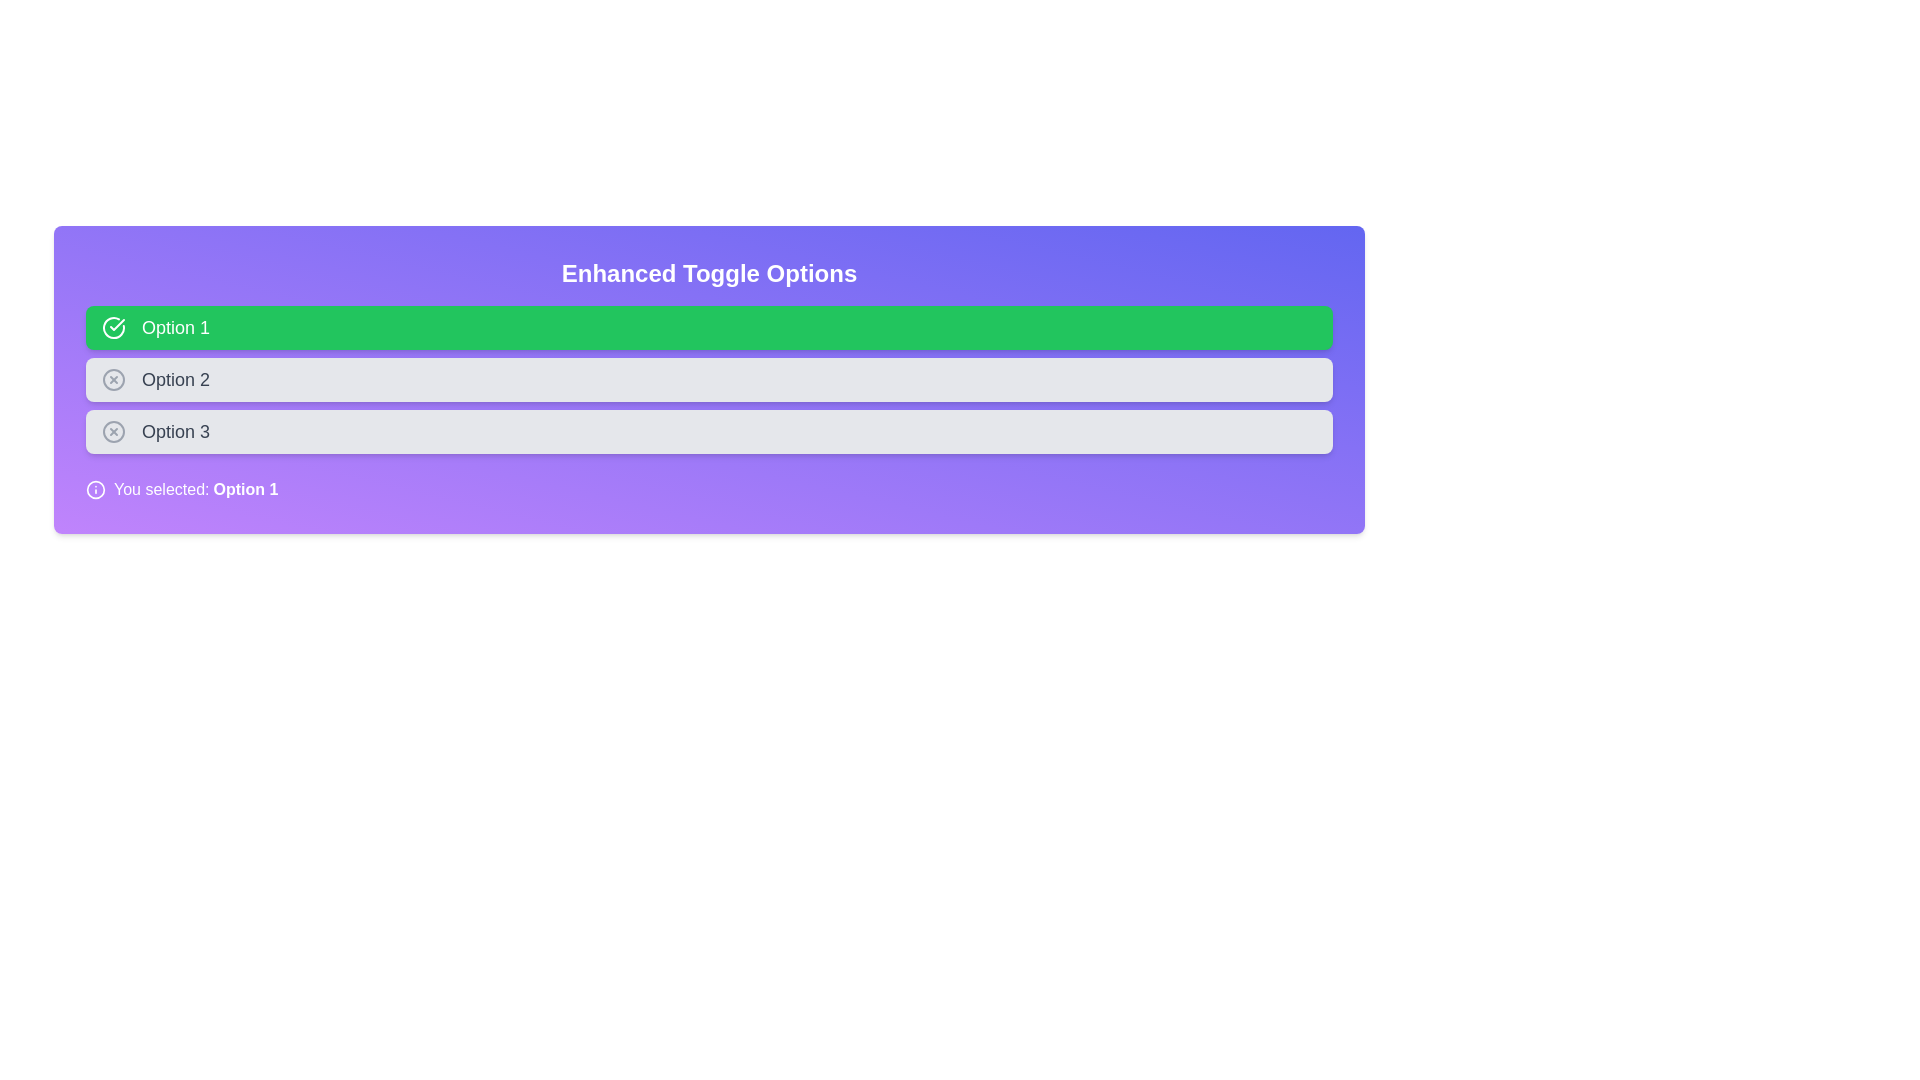 The height and width of the screenshot is (1080, 1920). I want to click on the toggle option Option 3, so click(709, 431).